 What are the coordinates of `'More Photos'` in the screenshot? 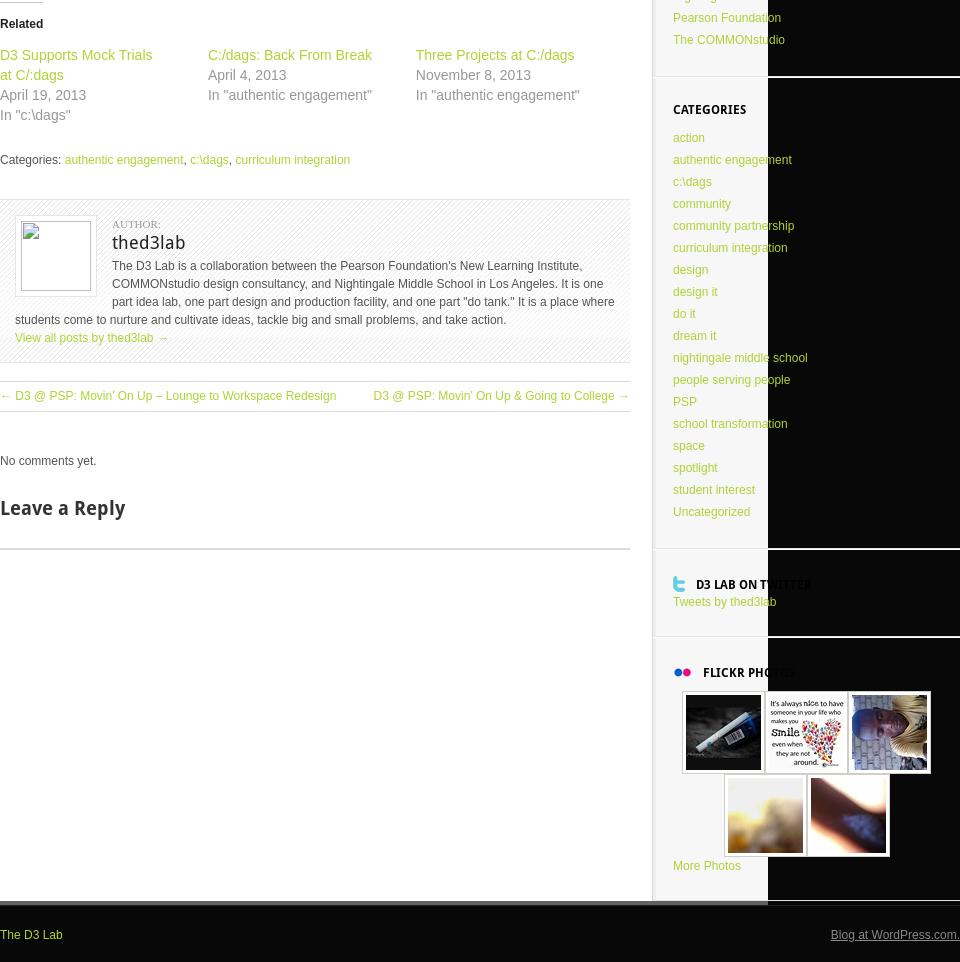 It's located at (707, 865).